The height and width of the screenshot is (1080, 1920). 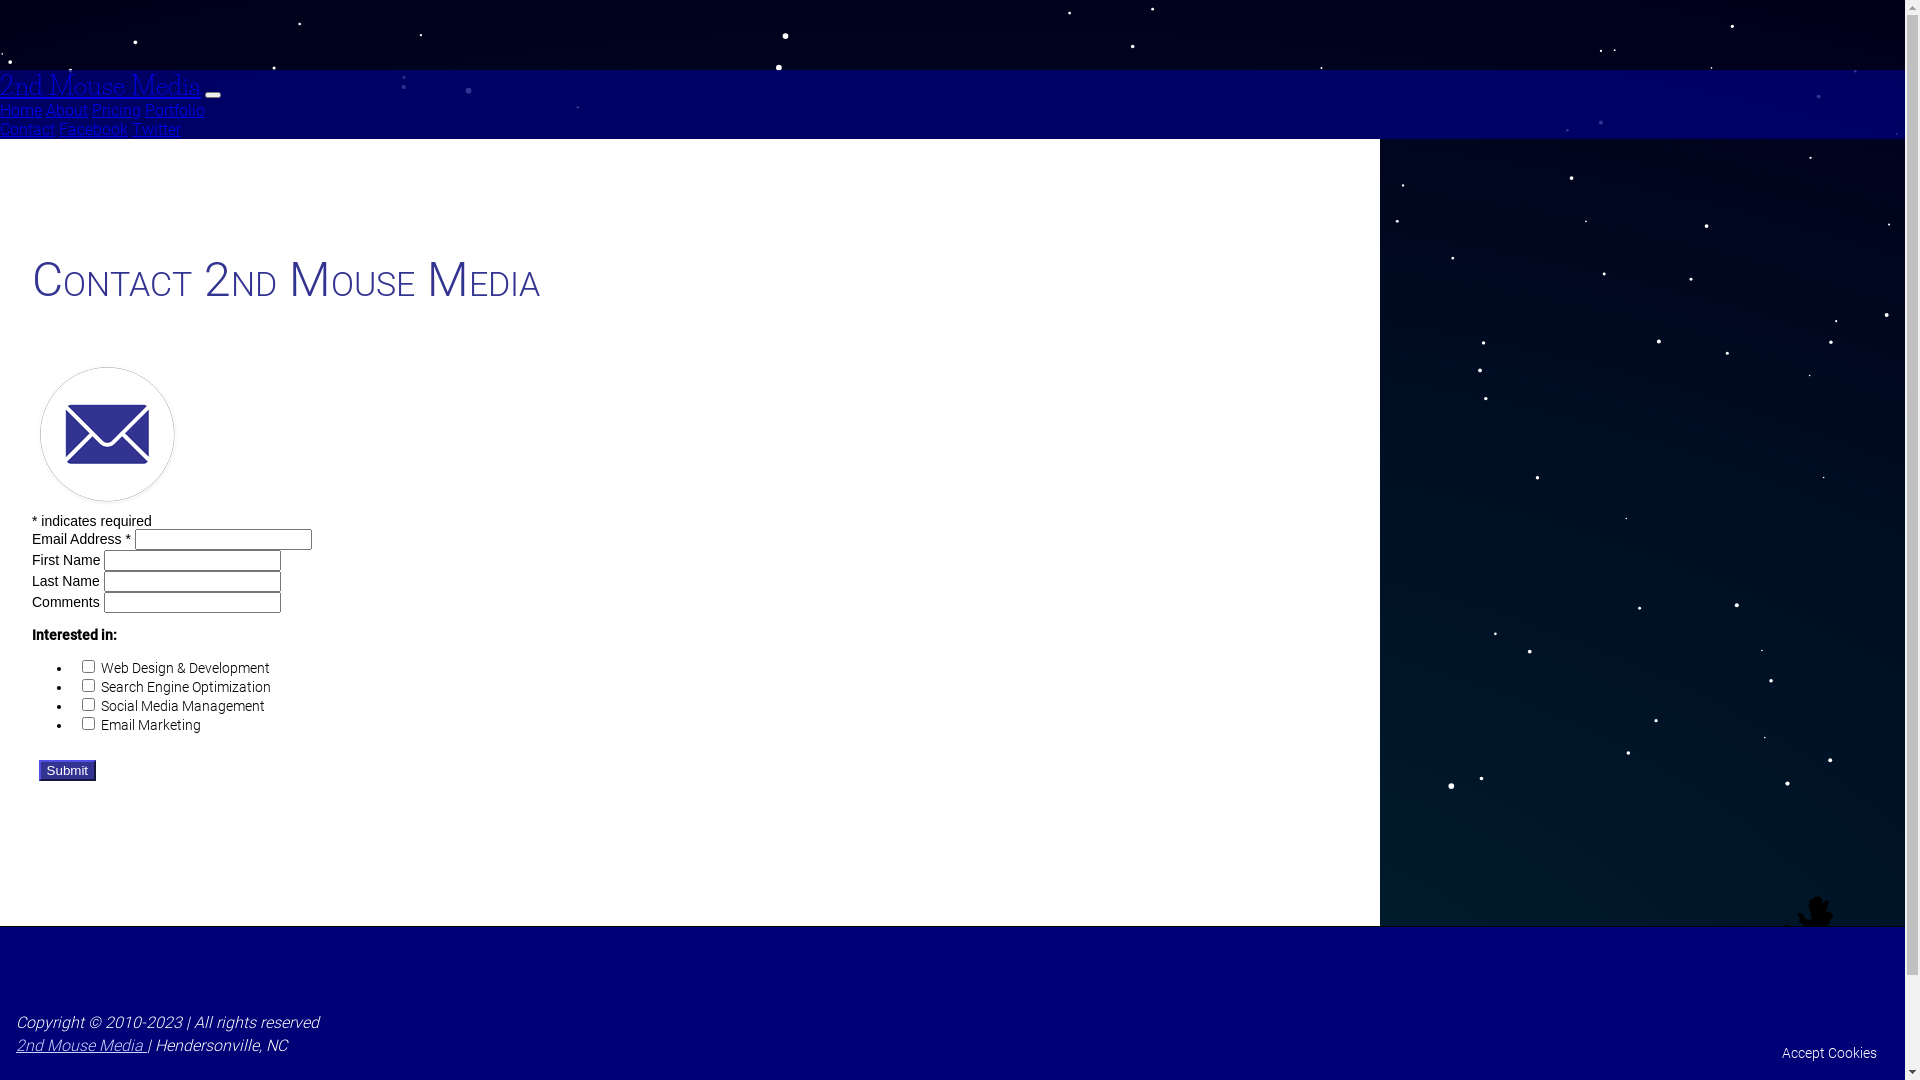 What do you see at coordinates (46, 110) in the screenshot?
I see `'About'` at bounding box center [46, 110].